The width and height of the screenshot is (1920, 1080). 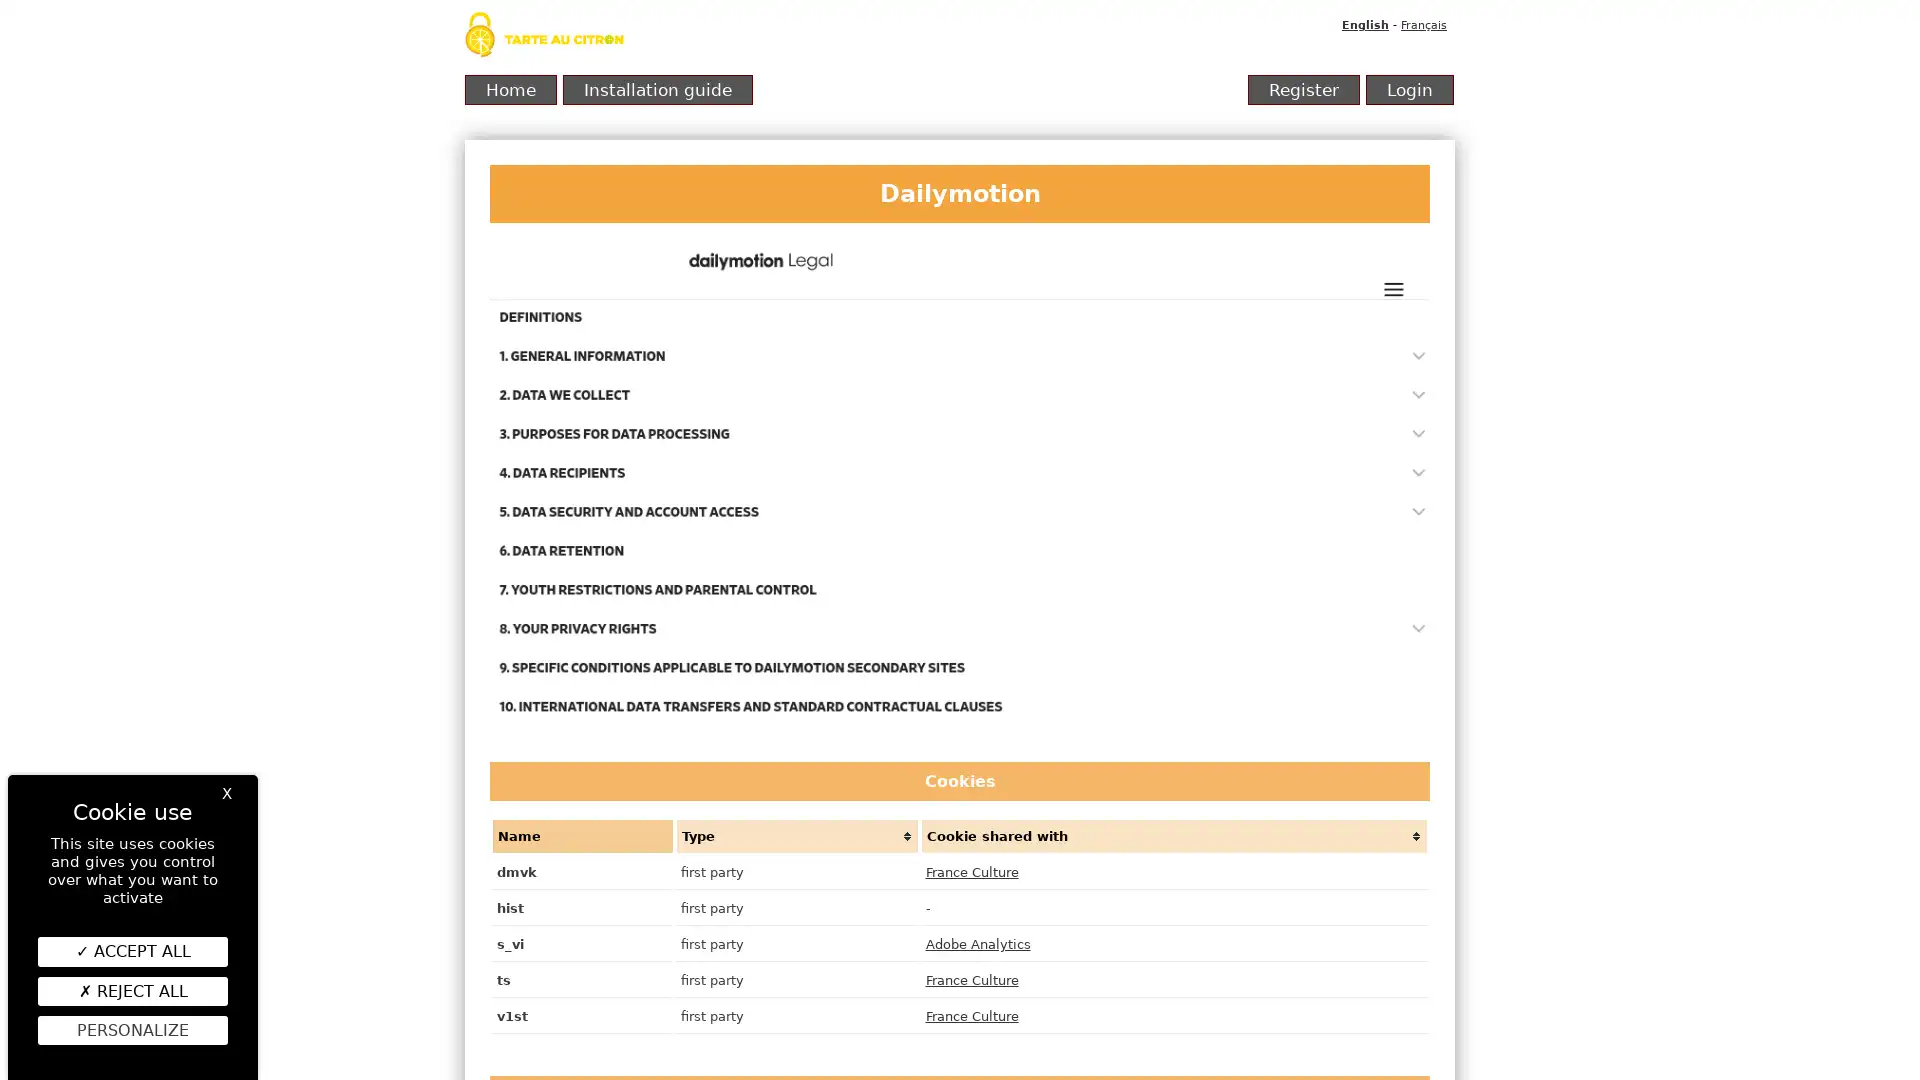 What do you see at coordinates (132, 950) in the screenshot?
I see `ACCEPT ALL` at bounding box center [132, 950].